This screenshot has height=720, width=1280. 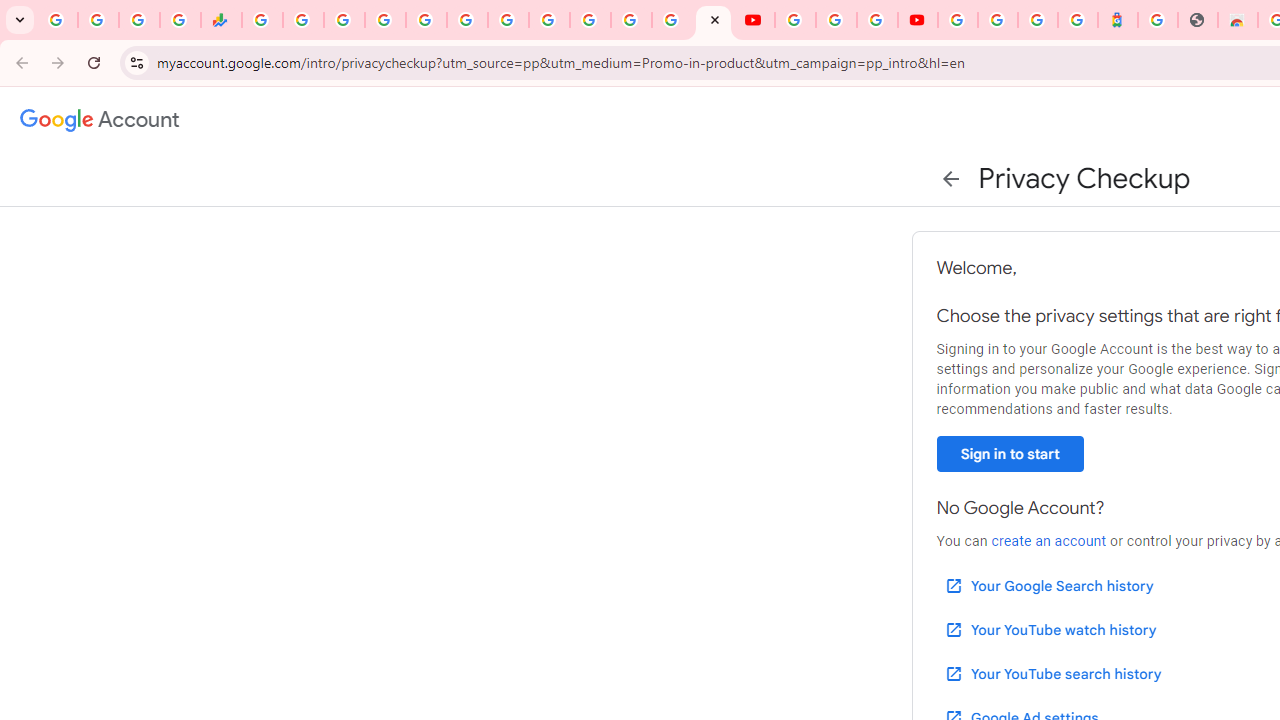 What do you see at coordinates (1237, 20) in the screenshot?
I see `'Chrome Web Store - Household'` at bounding box center [1237, 20].